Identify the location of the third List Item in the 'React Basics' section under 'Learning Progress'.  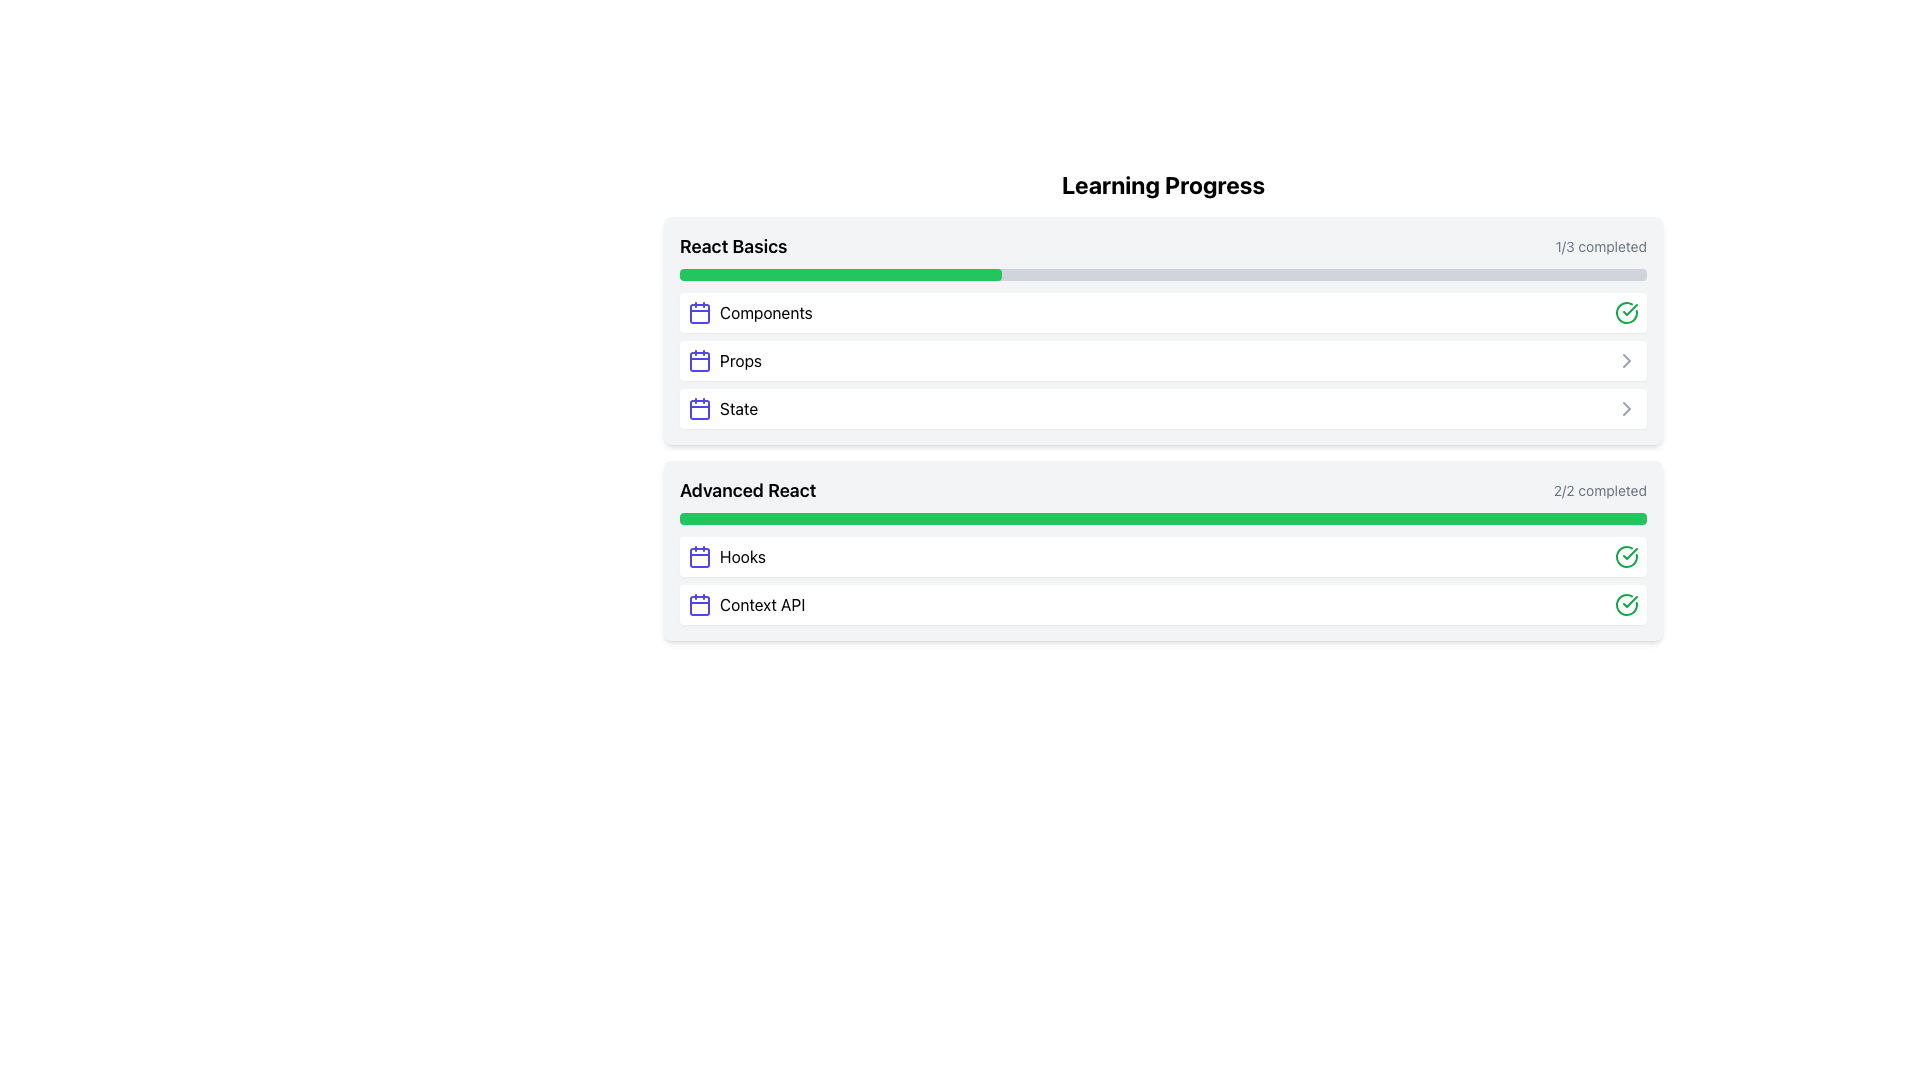
(1163, 407).